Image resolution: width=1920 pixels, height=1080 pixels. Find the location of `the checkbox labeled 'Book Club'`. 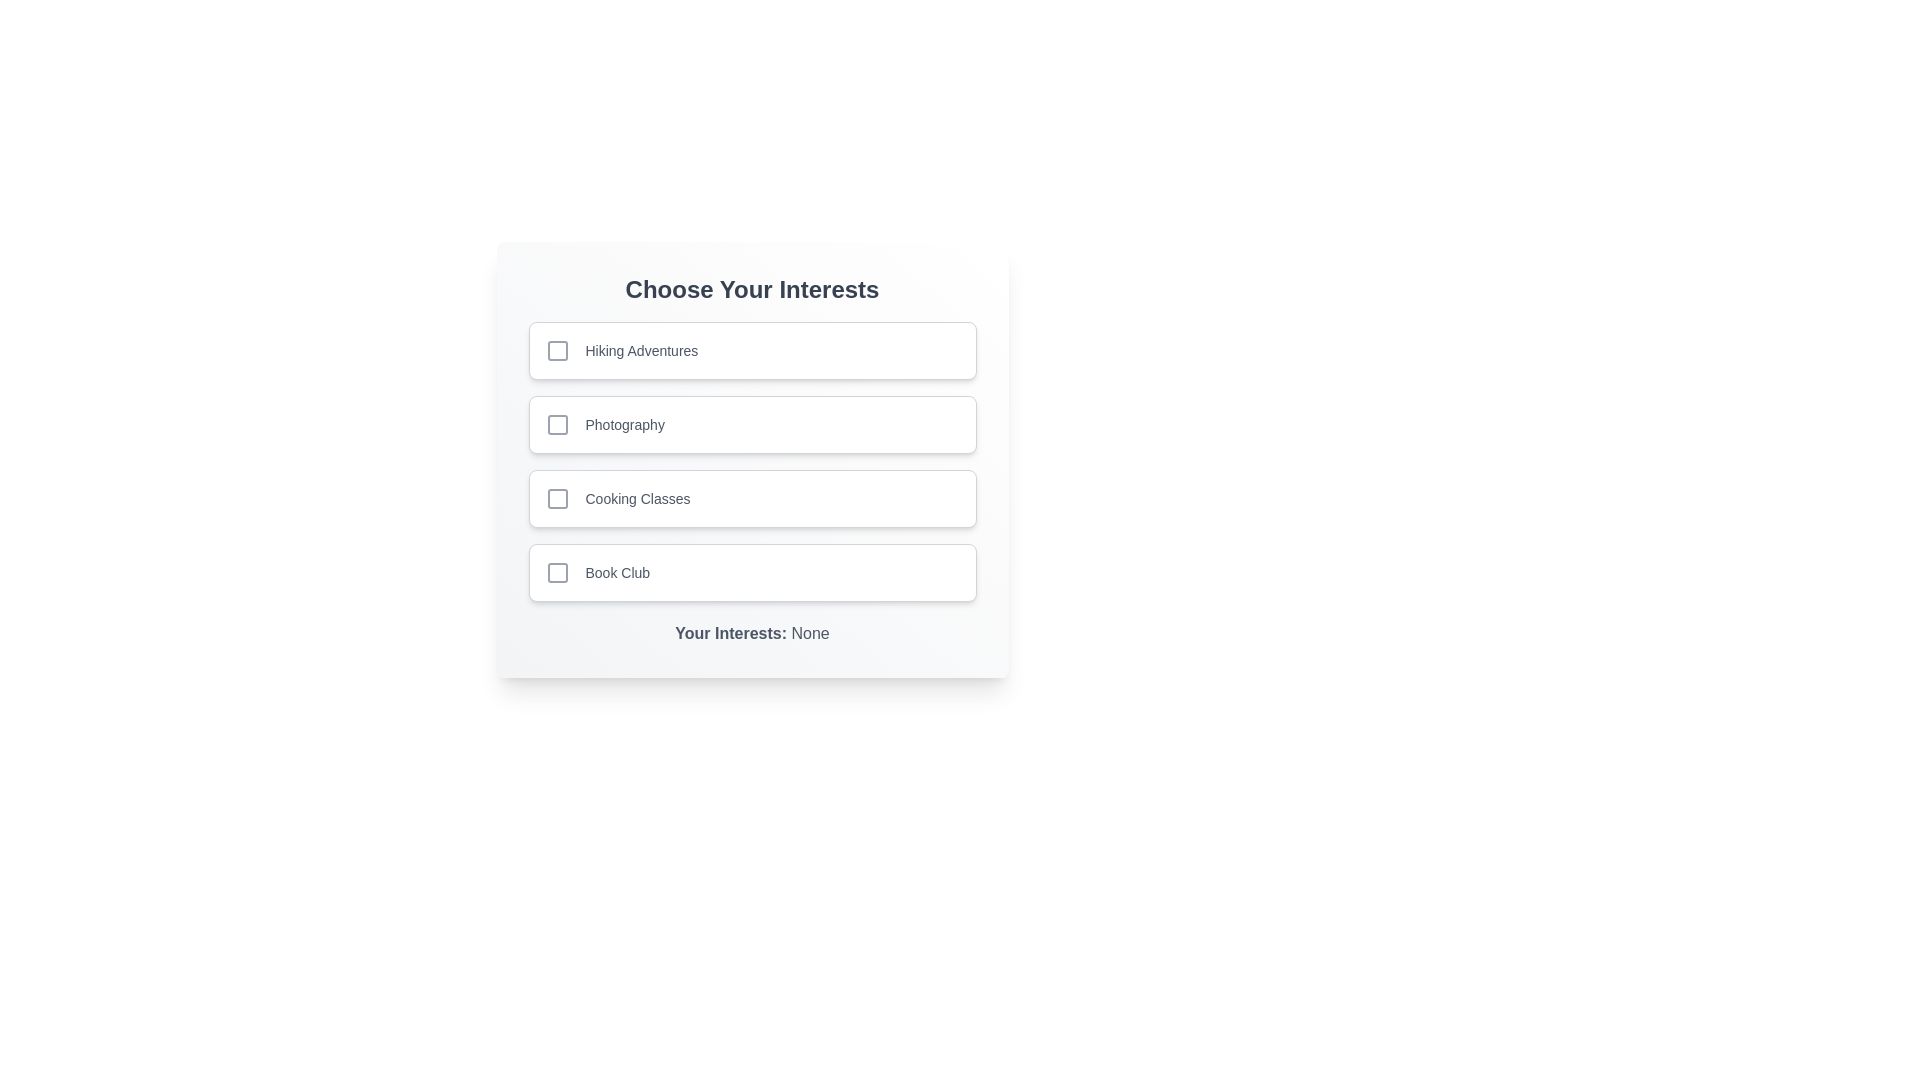

the checkbox labeled 'Book Club' is located at coordinates (751, 573).